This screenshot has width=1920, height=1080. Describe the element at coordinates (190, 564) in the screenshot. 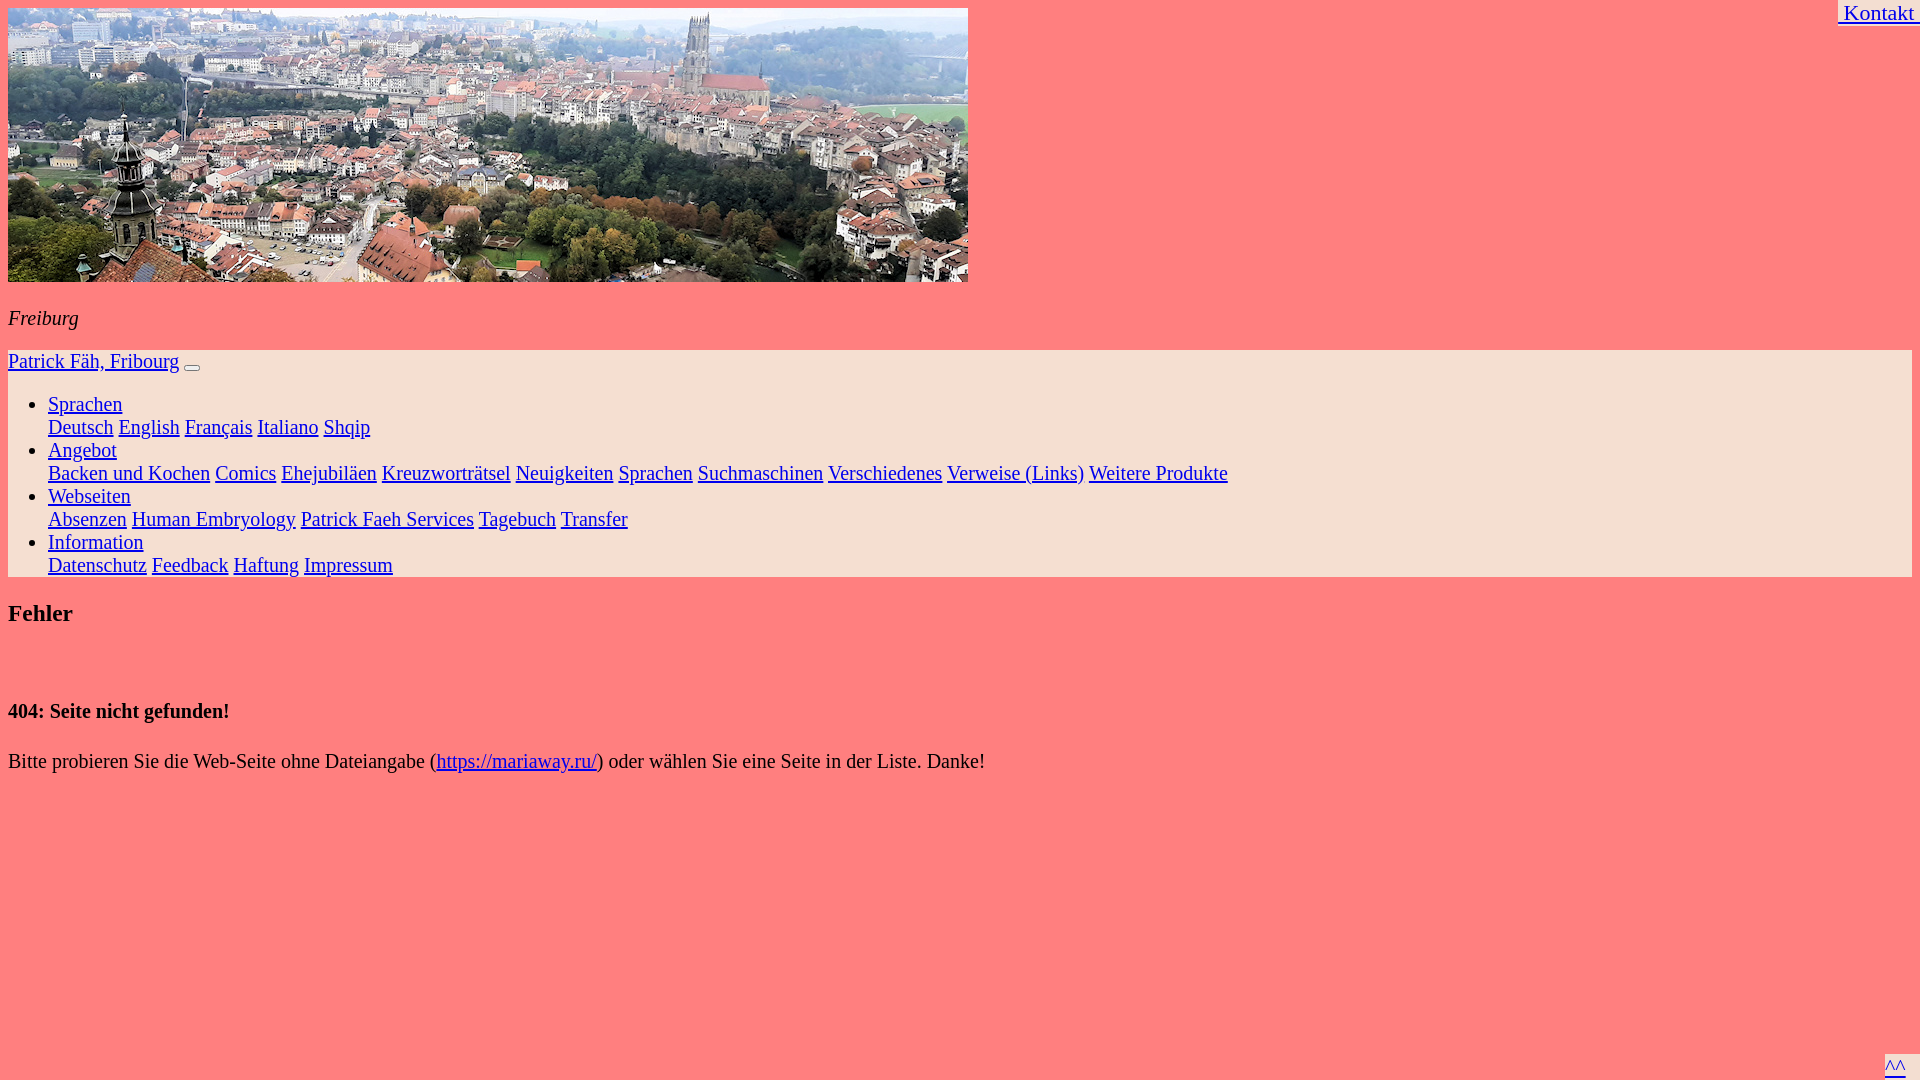

I see `'Feedback'` at that location.